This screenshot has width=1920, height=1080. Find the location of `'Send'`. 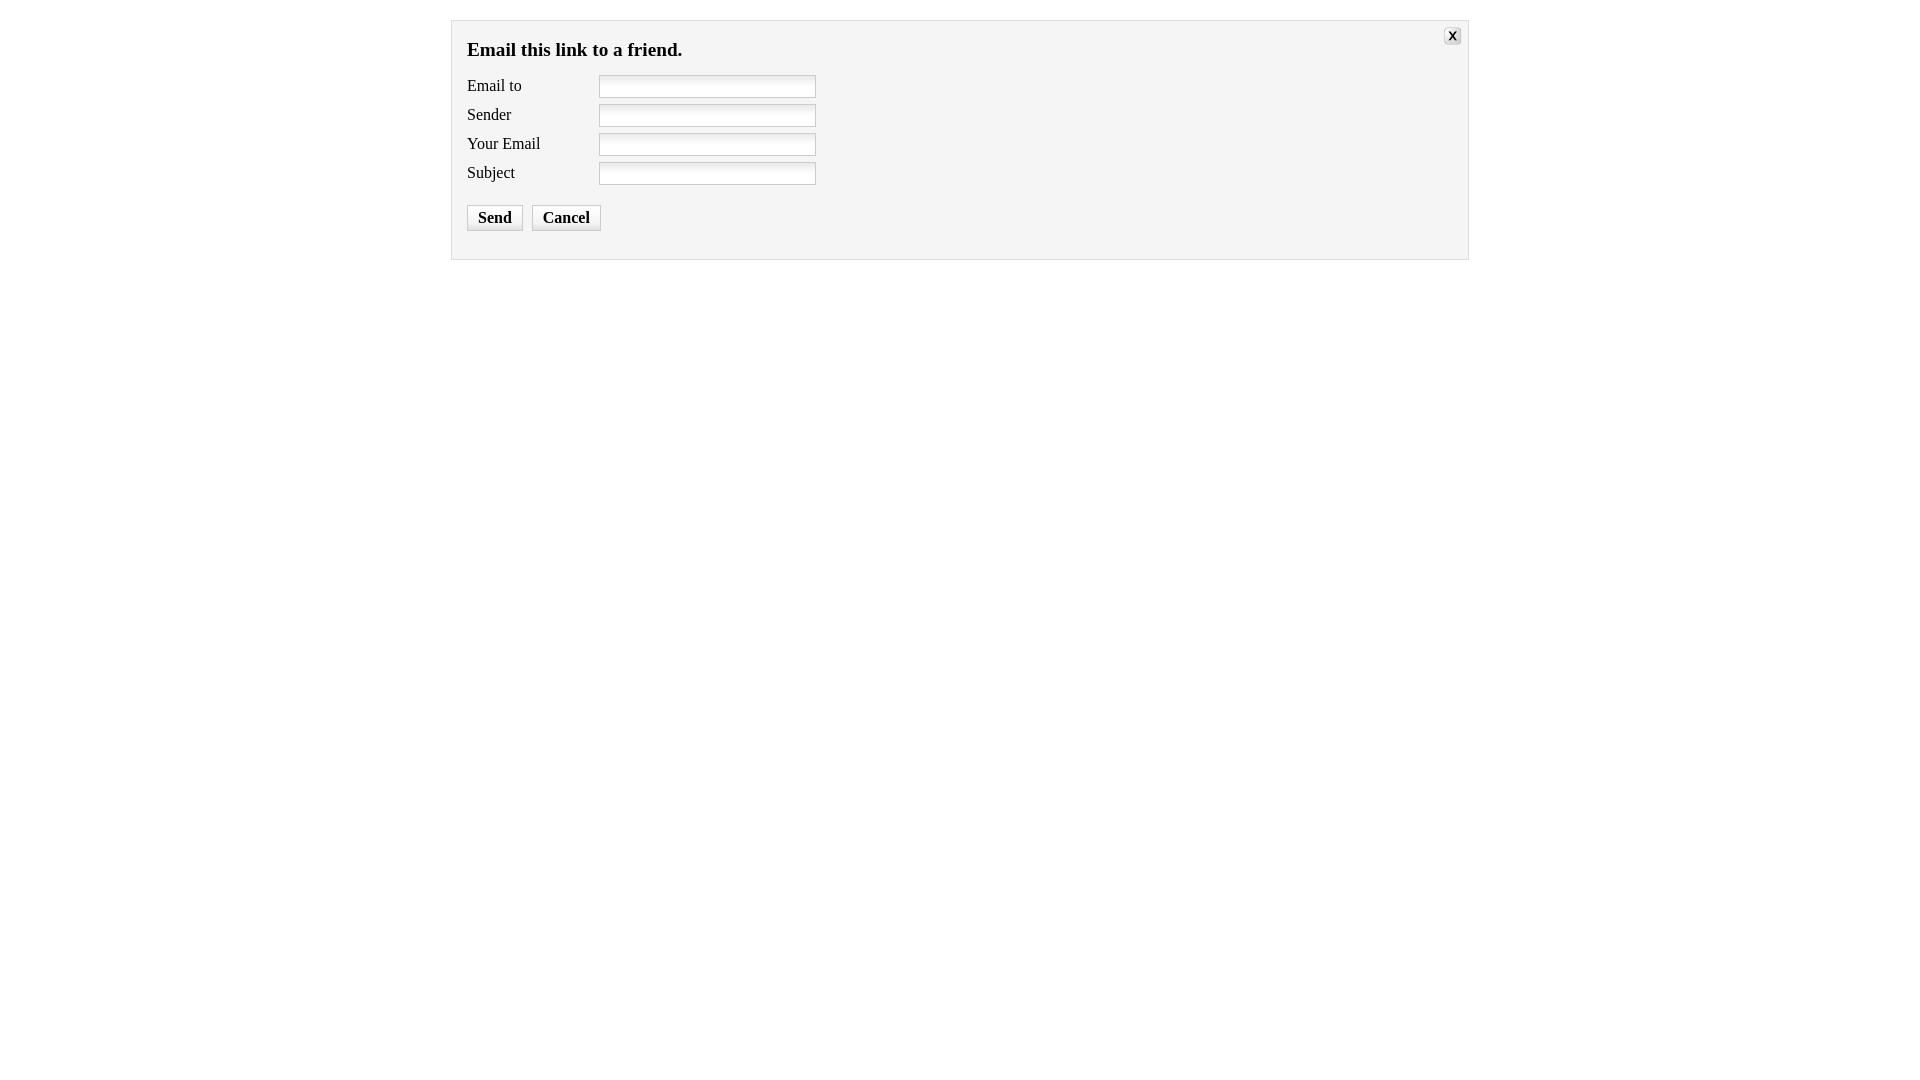

'Send' is located at coordinates (465, 218).